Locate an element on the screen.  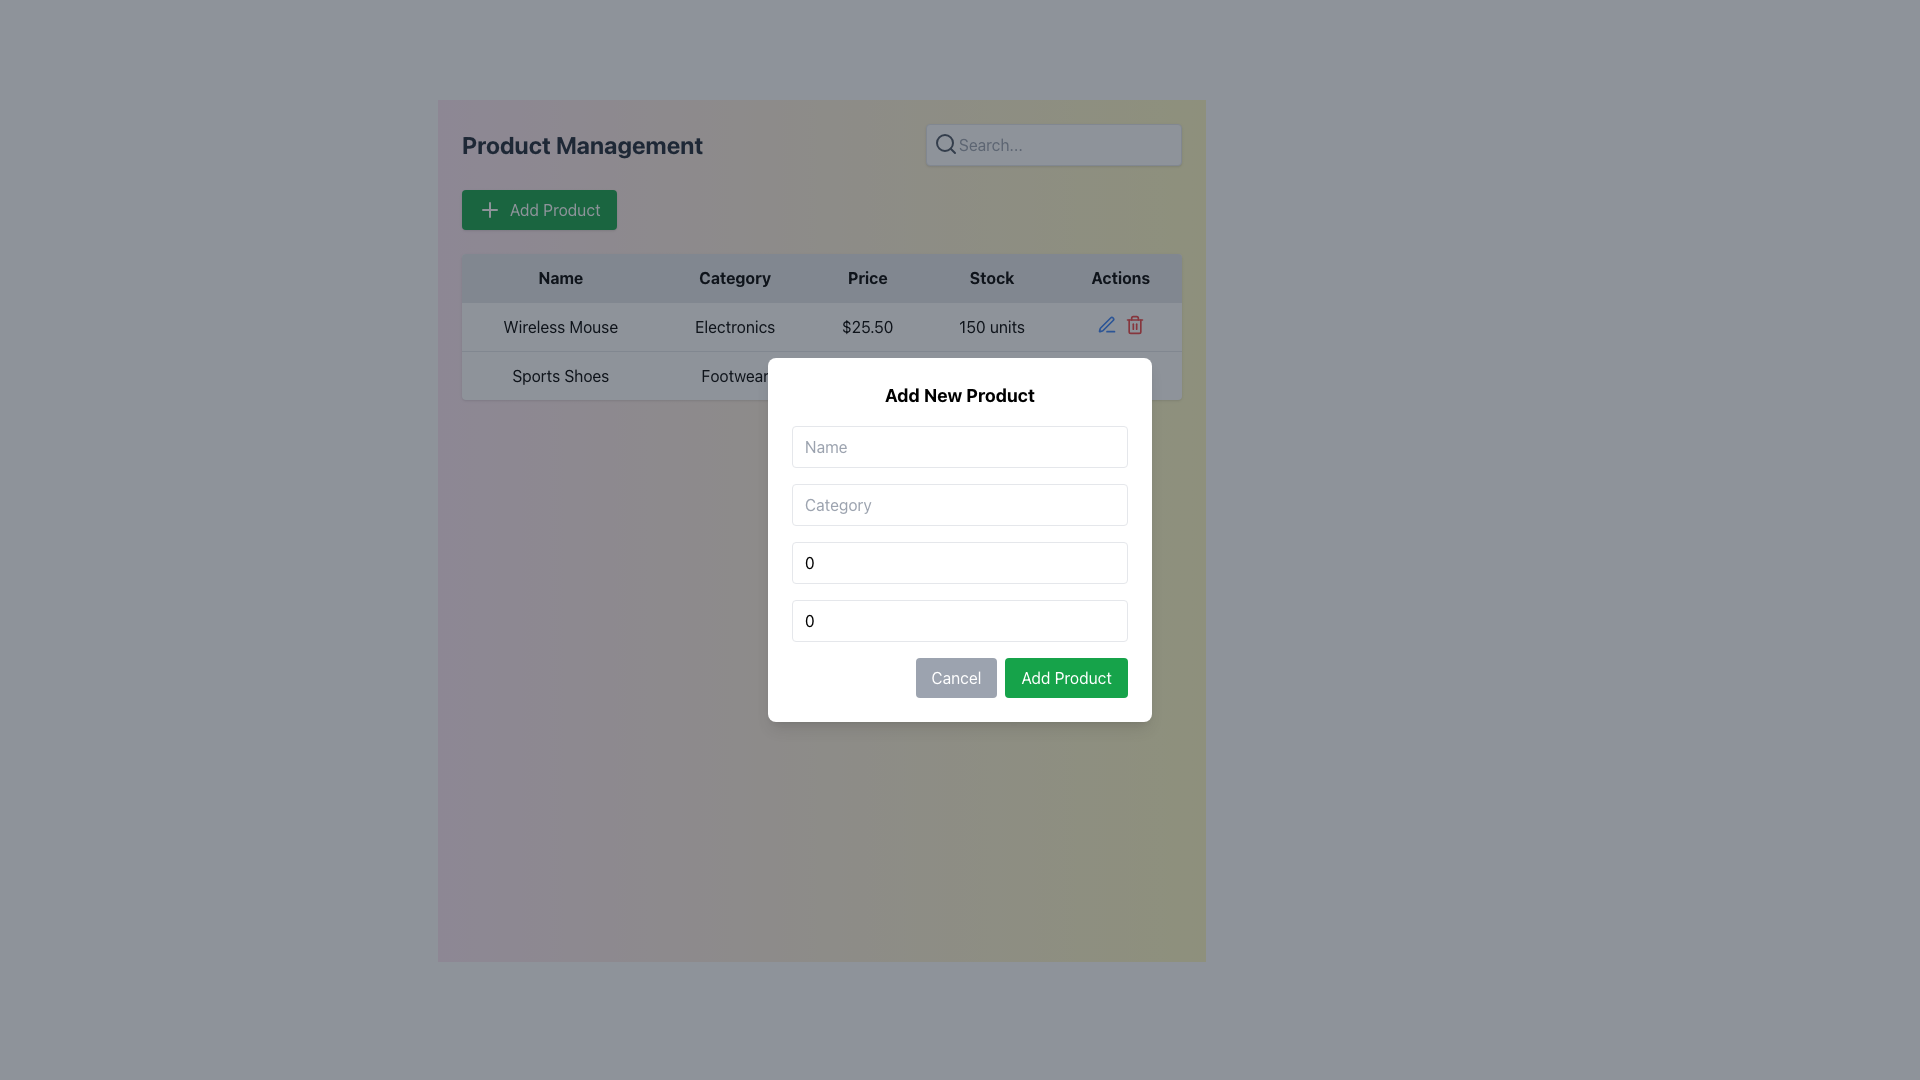
the 'Add Product' button located in the upper-left section beneath the 'Product Management' title to observe visual feedback is located at coordinates (539, 209).